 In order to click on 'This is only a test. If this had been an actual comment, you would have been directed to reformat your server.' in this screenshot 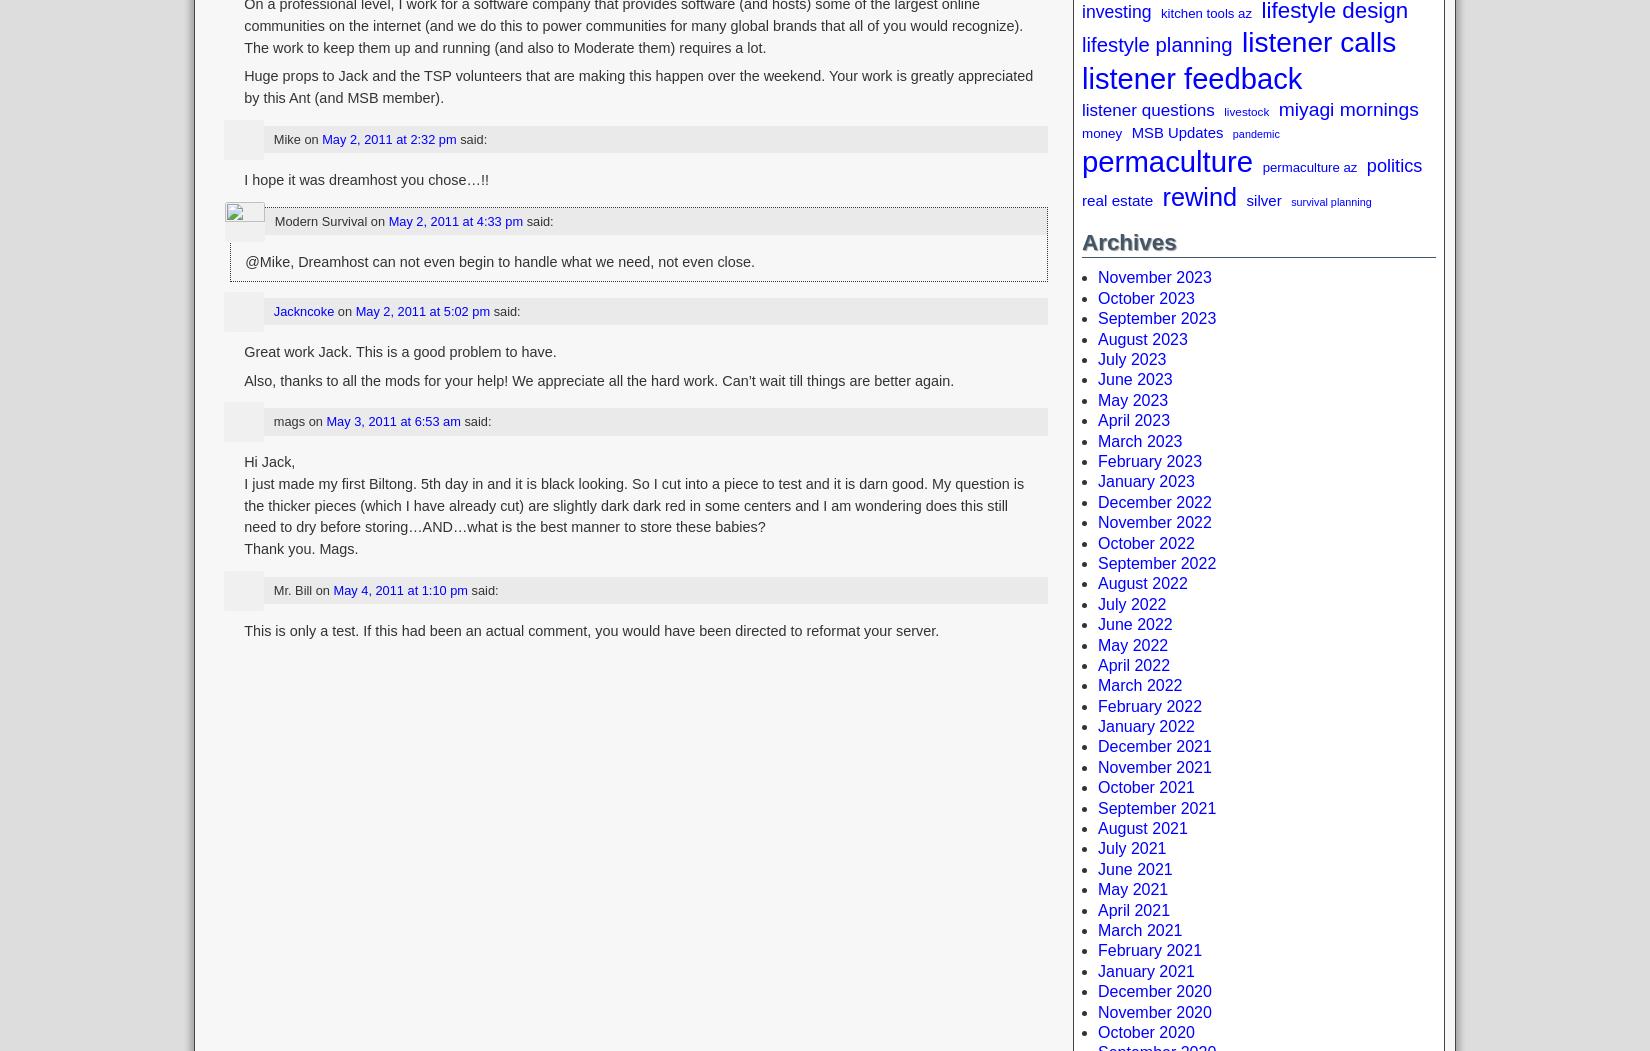, I will do `click(590, 628)`.